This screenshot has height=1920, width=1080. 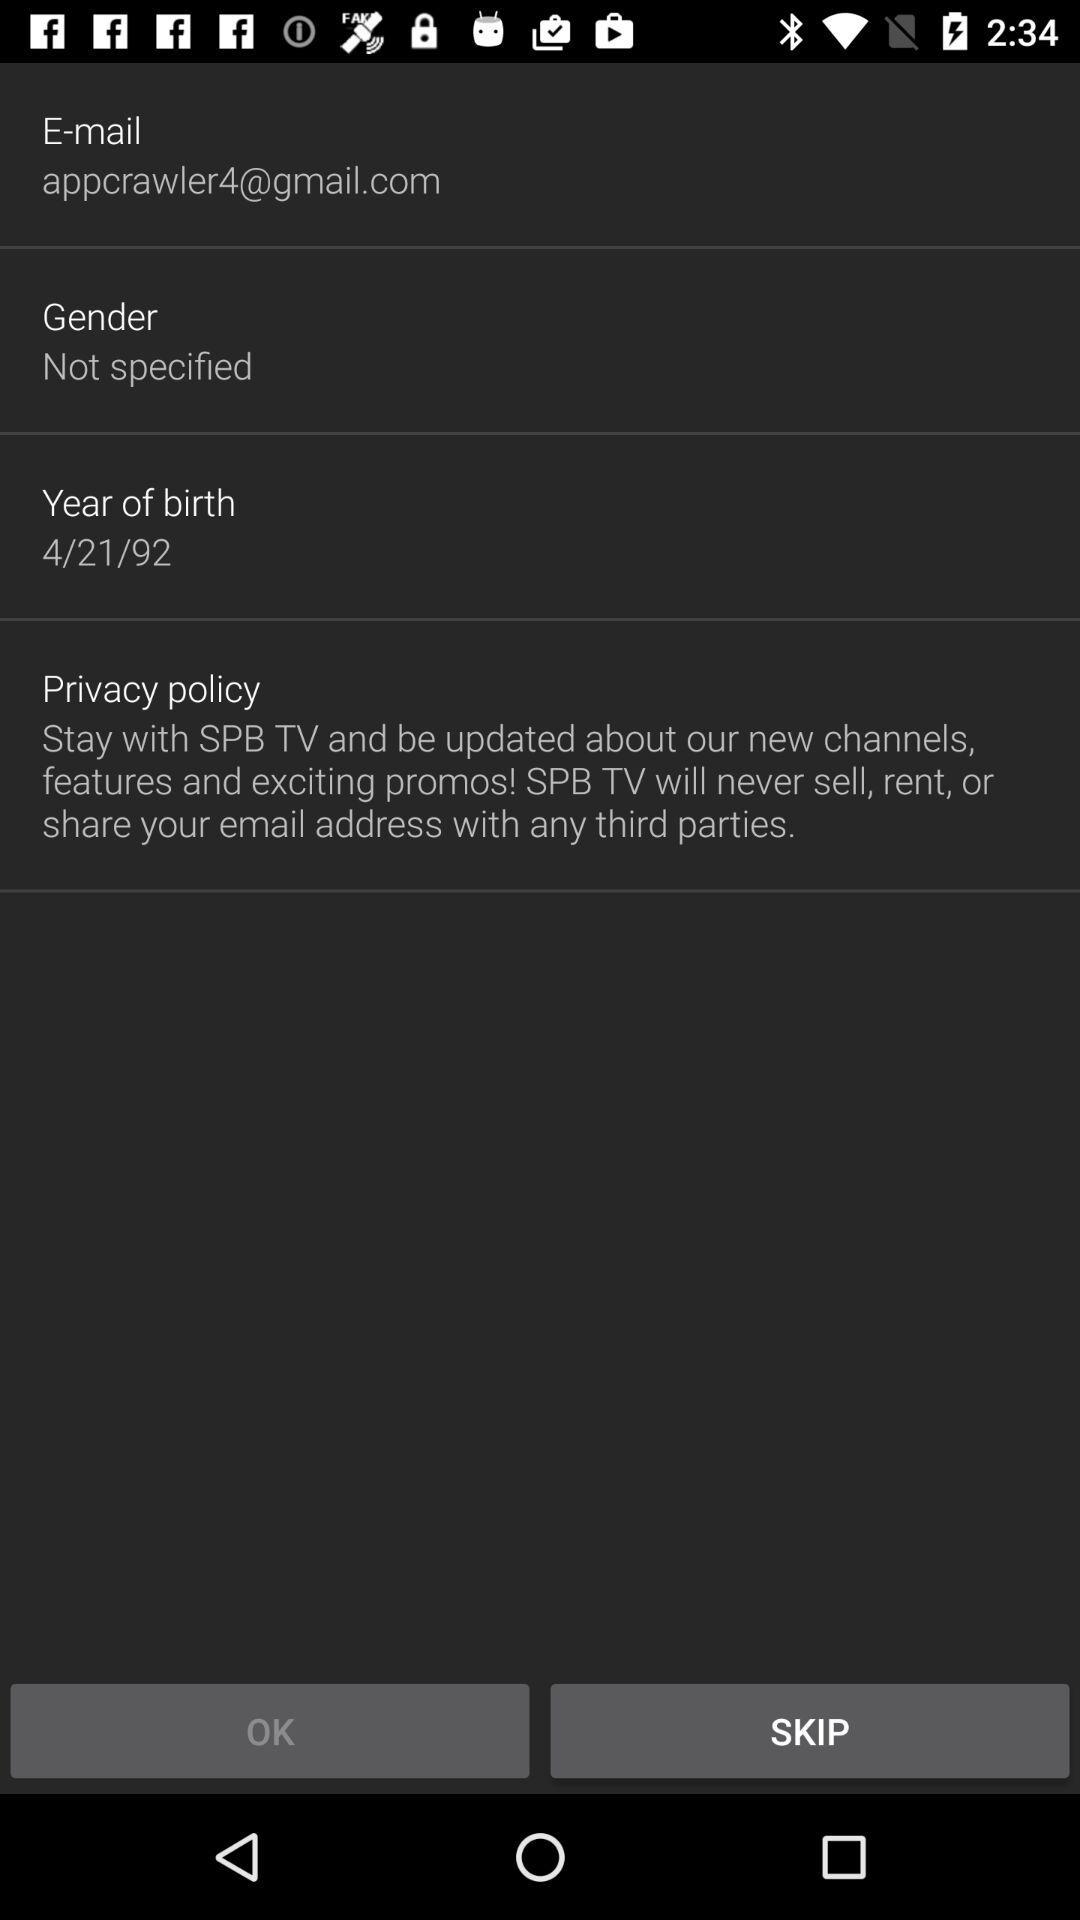 What do you see at coordinates (106, 551) in the screenshot?
I see `the app below the year of birth item` at bounding box center [106, 551].